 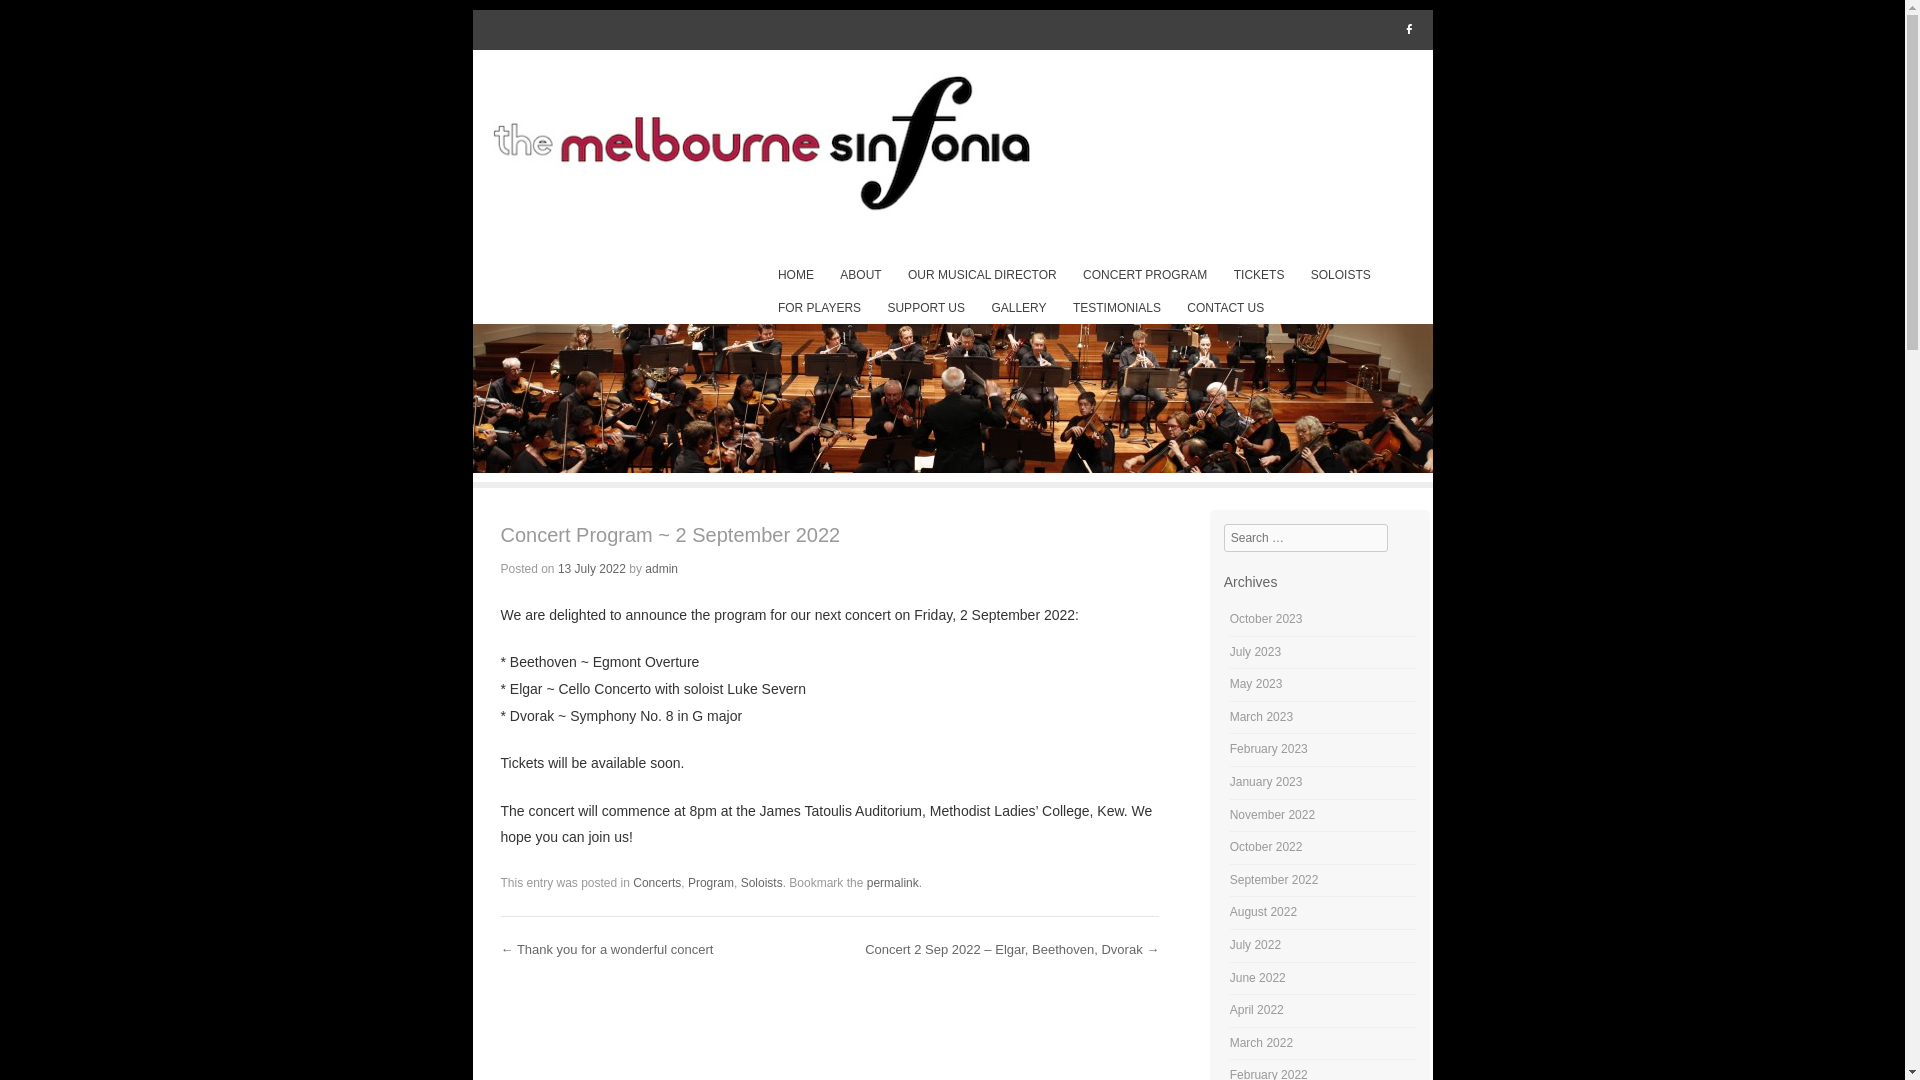 I want to click on 'ABOUT', so click(x=830, y=276).